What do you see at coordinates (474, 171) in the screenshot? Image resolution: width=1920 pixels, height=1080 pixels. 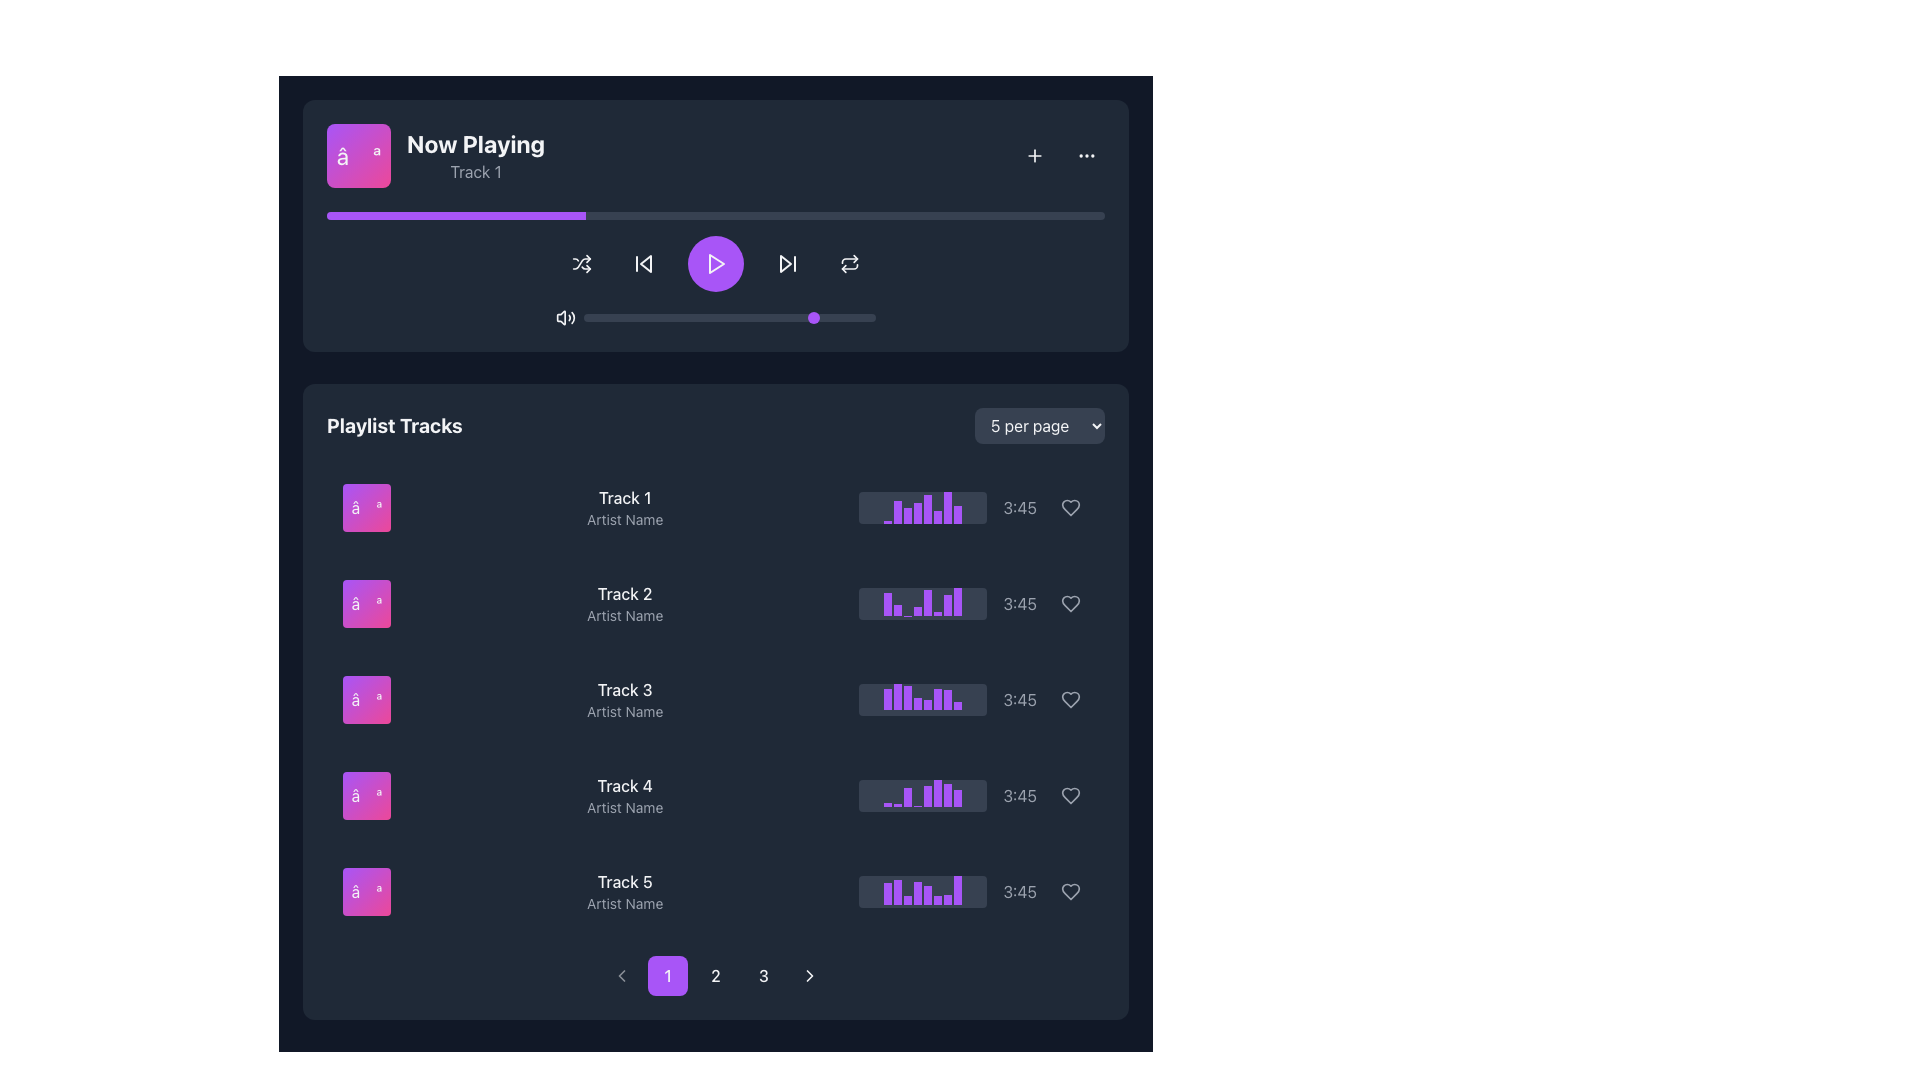 I see `the text label indicating the title or name of the currently playing track, which is located directly beneath the 'Now Playing' title` at bounding box center [474, 171].